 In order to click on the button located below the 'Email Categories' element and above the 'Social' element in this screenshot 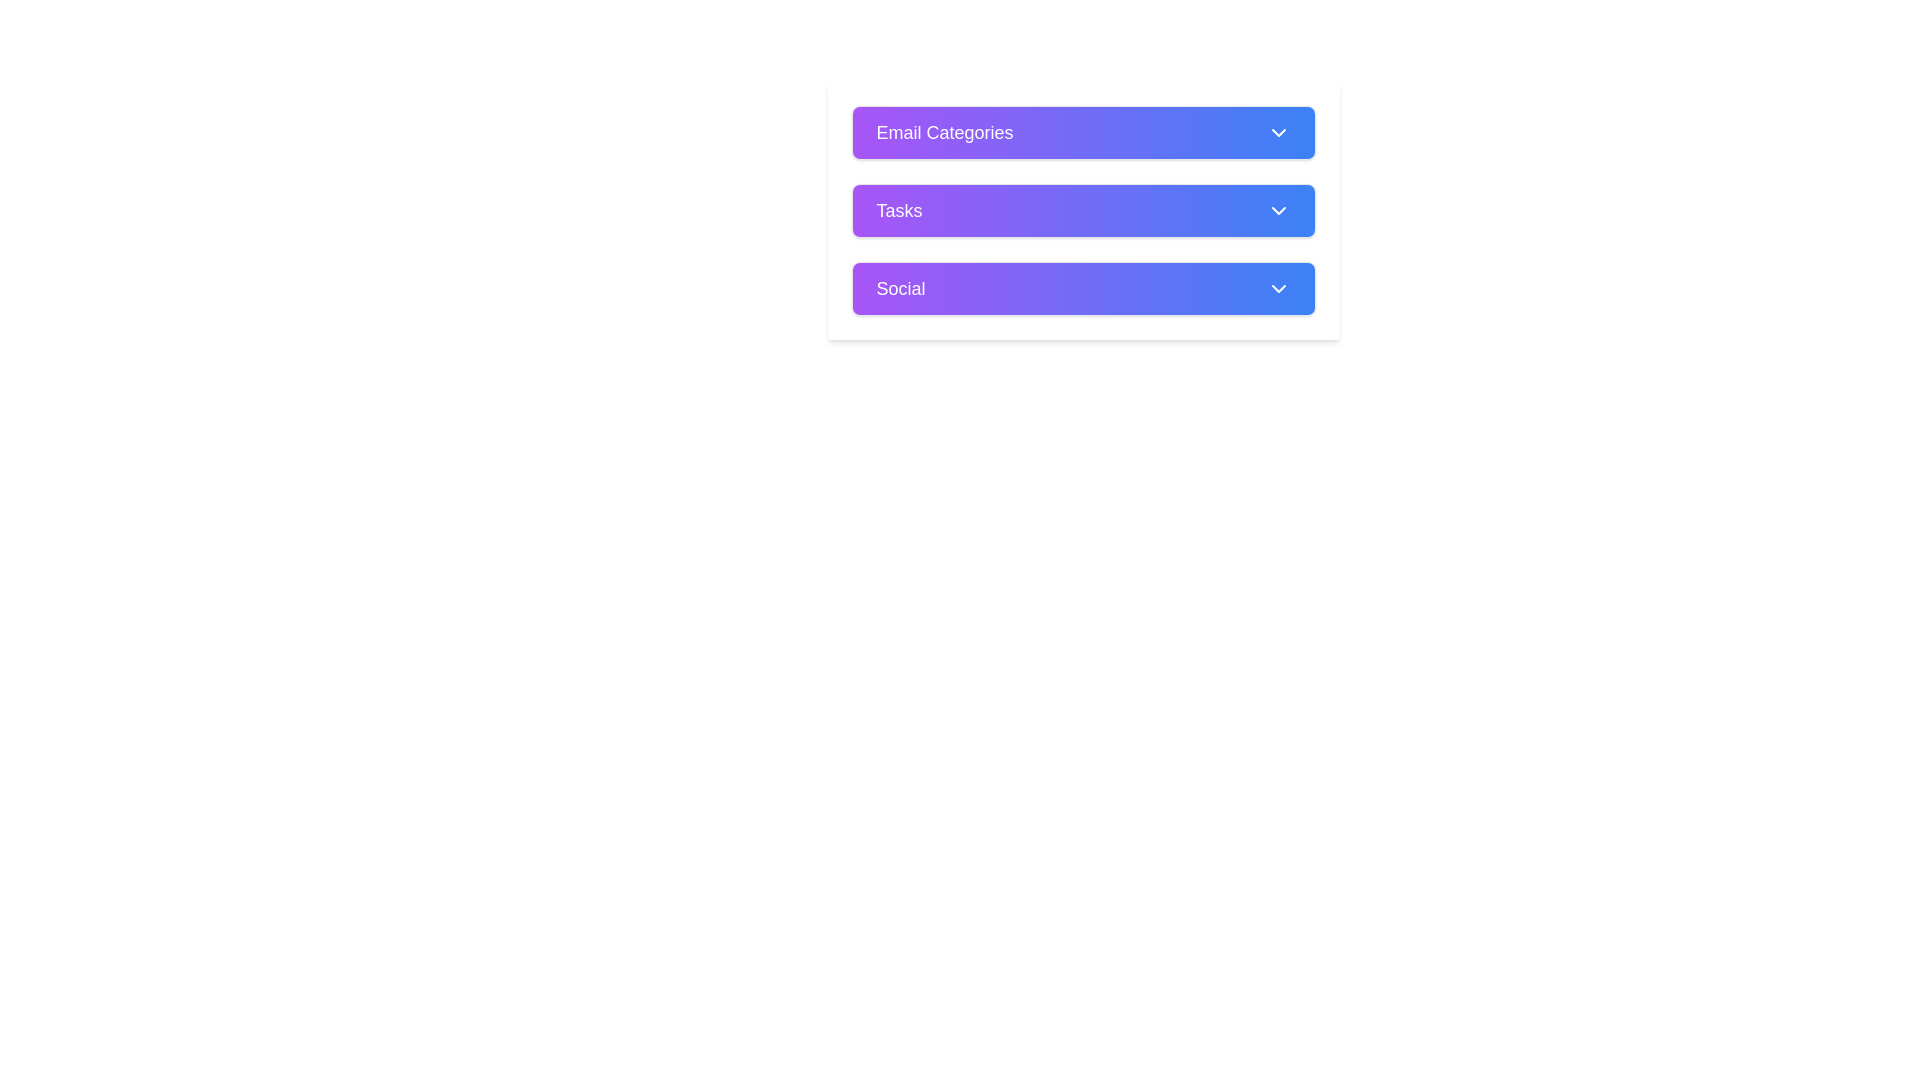, I will do `click(1082, 211)`.